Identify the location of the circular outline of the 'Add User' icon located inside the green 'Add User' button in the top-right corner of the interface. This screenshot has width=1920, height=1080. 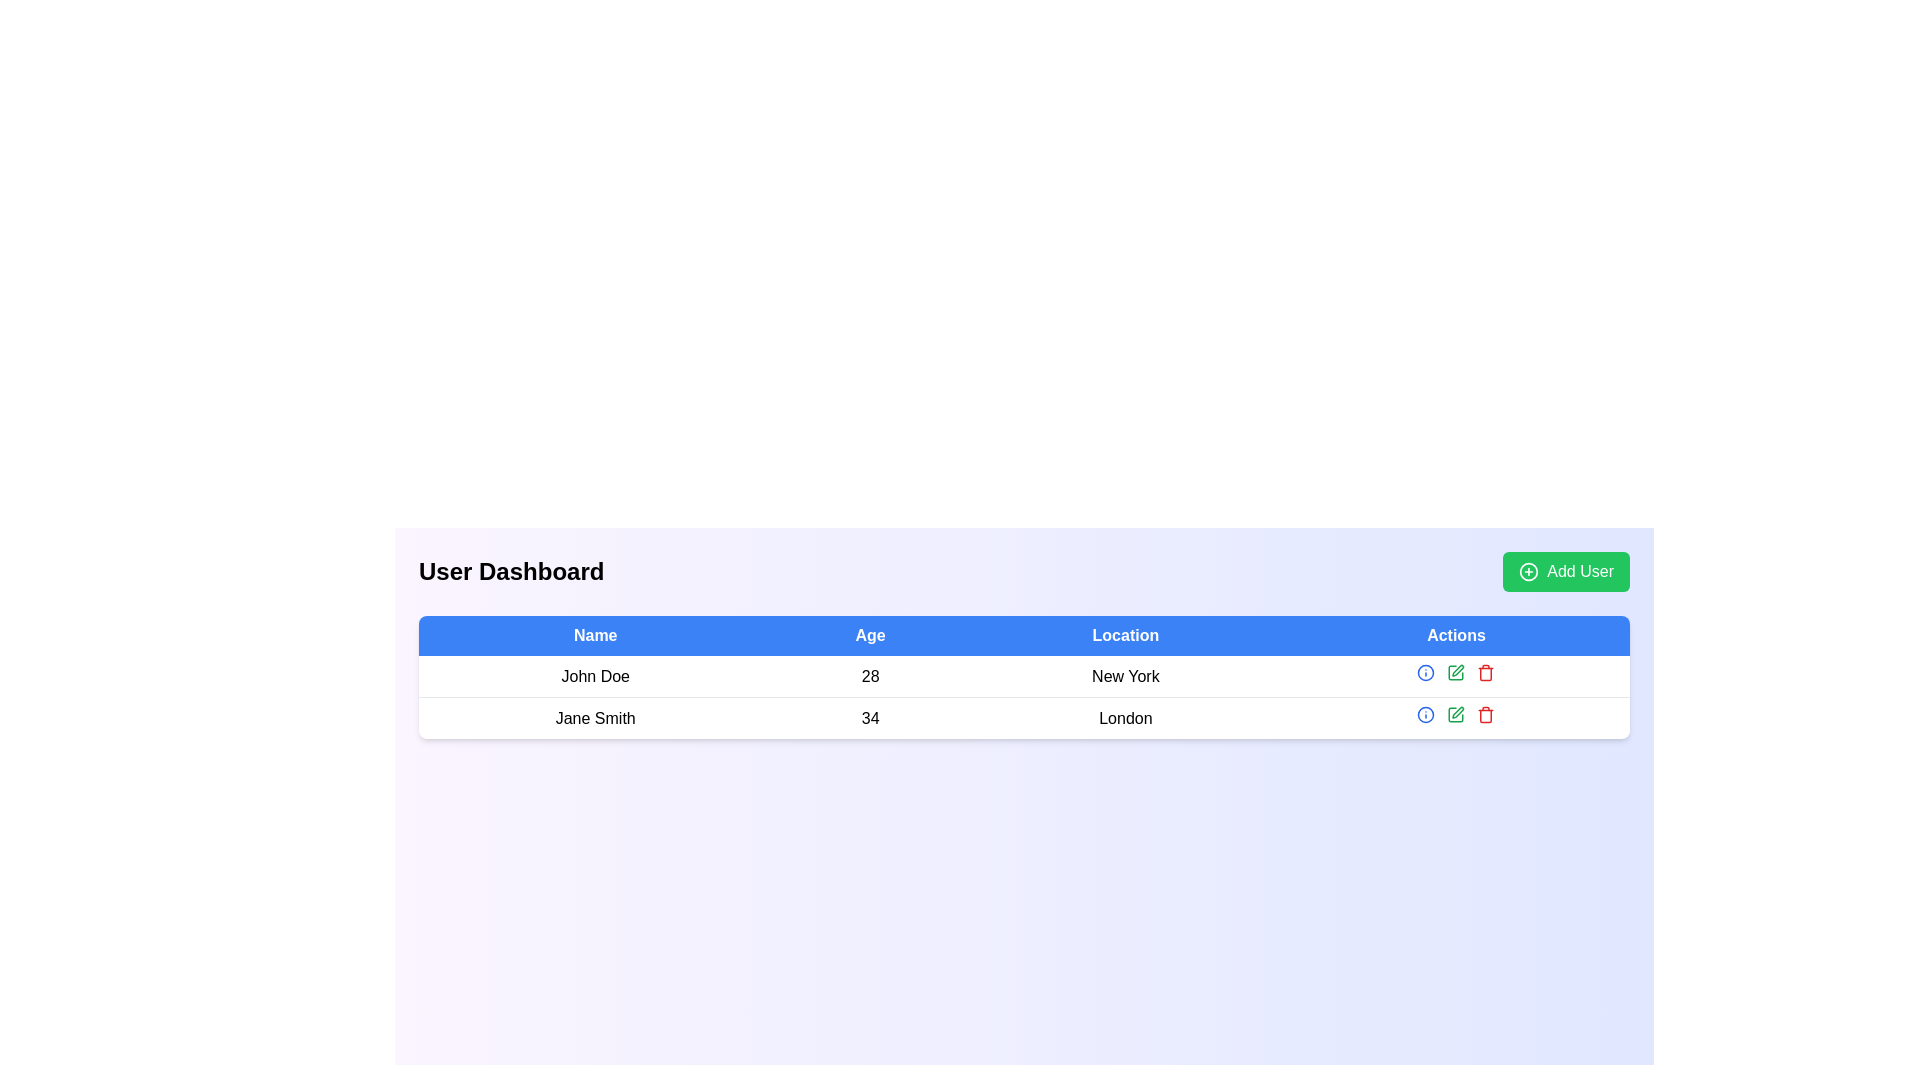
(1528, 571).